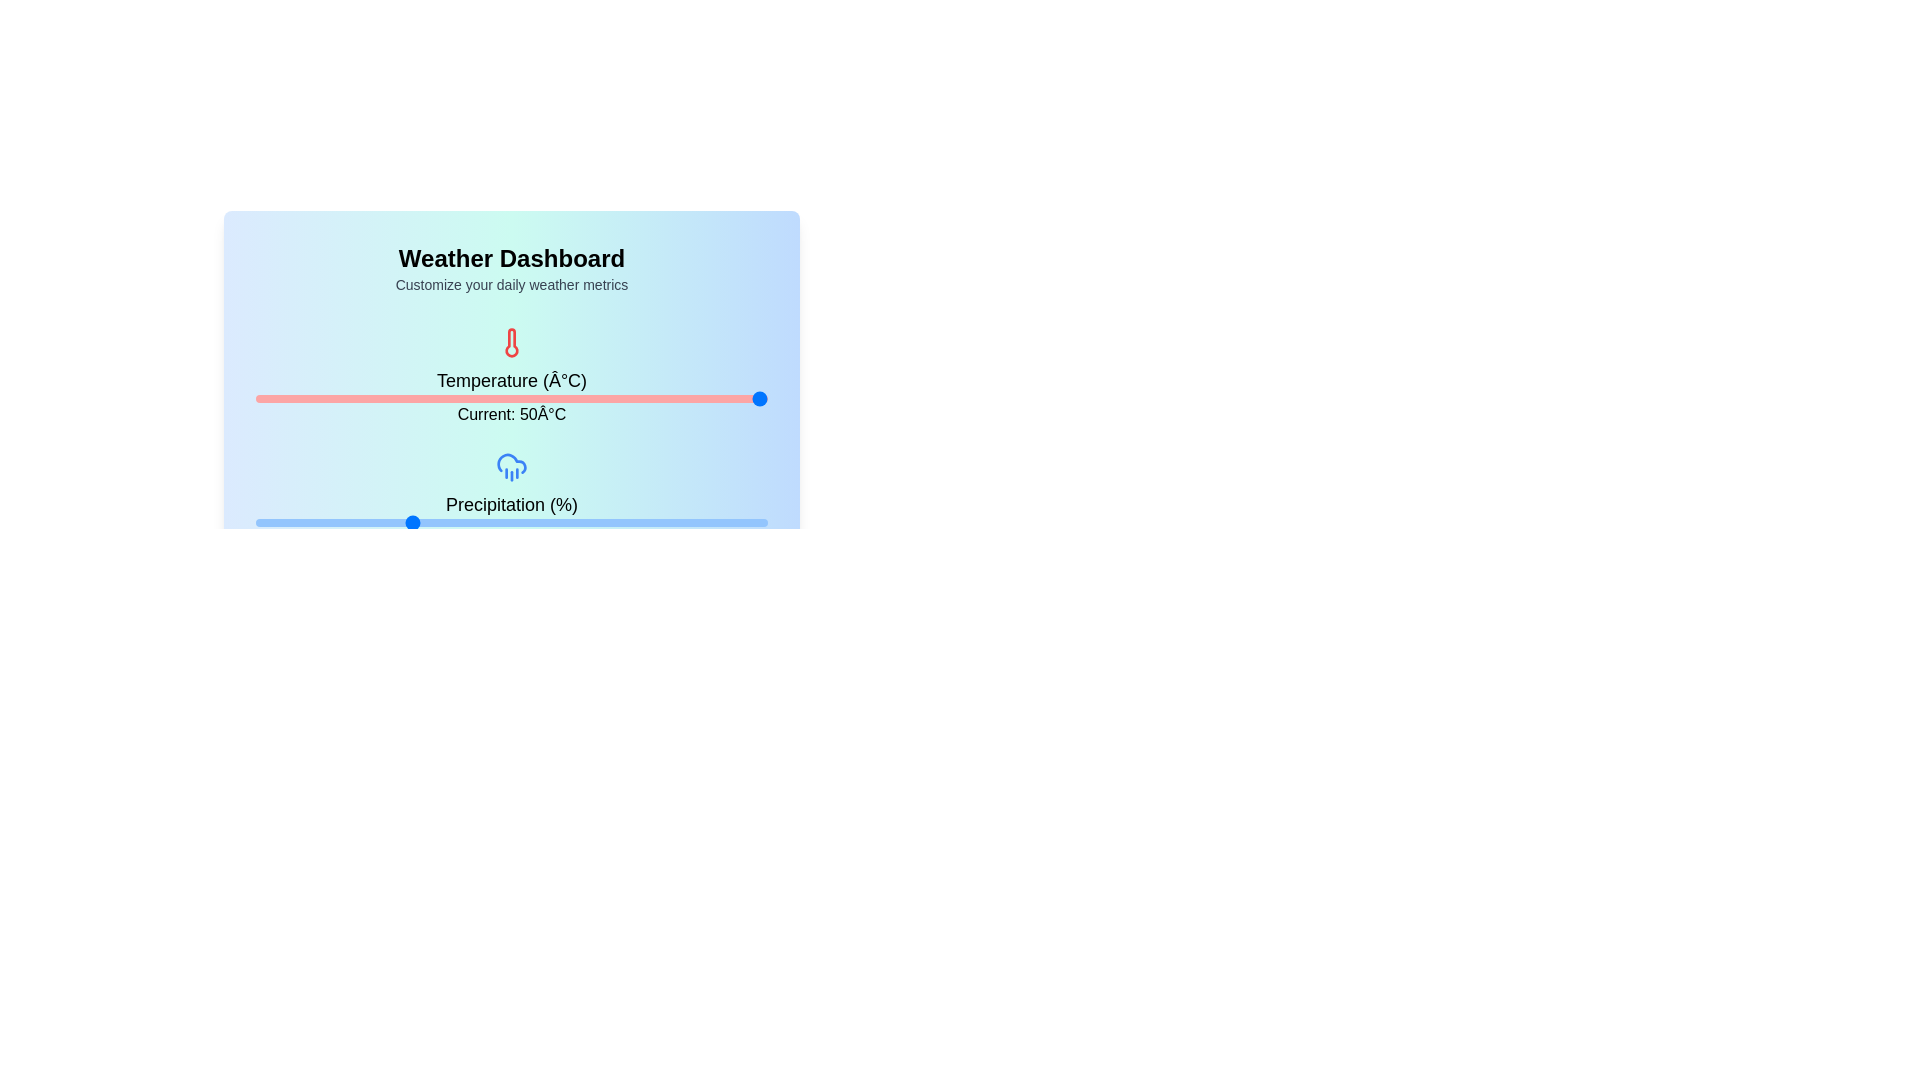 The width and height of the screenshot is (1920, 1080). I want to click on the temperature, so click(680, 398).